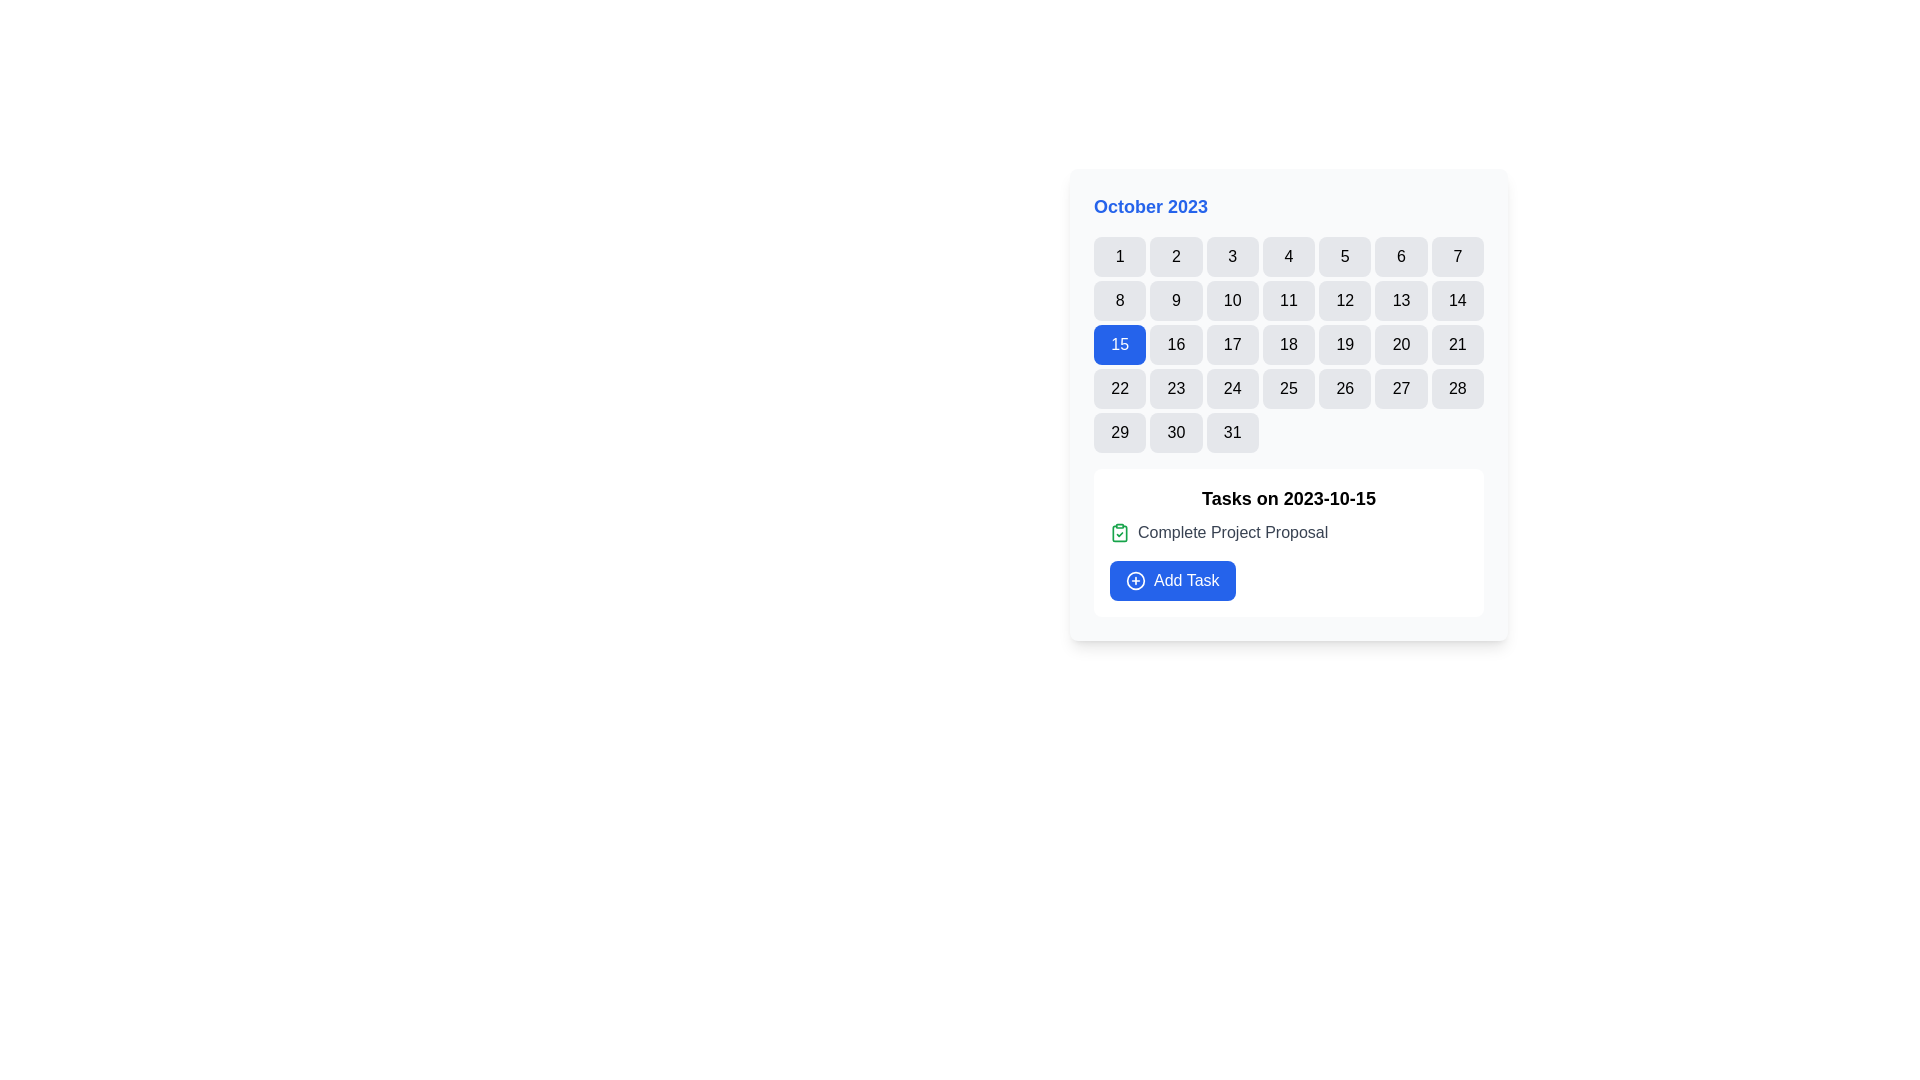 This screenshot has height=1080, width=1920. What do you see at coordinates (1176, 431) in the screenshot?
I see `the clickable button displaying the number '30'` at bounding box center [1176, 431].